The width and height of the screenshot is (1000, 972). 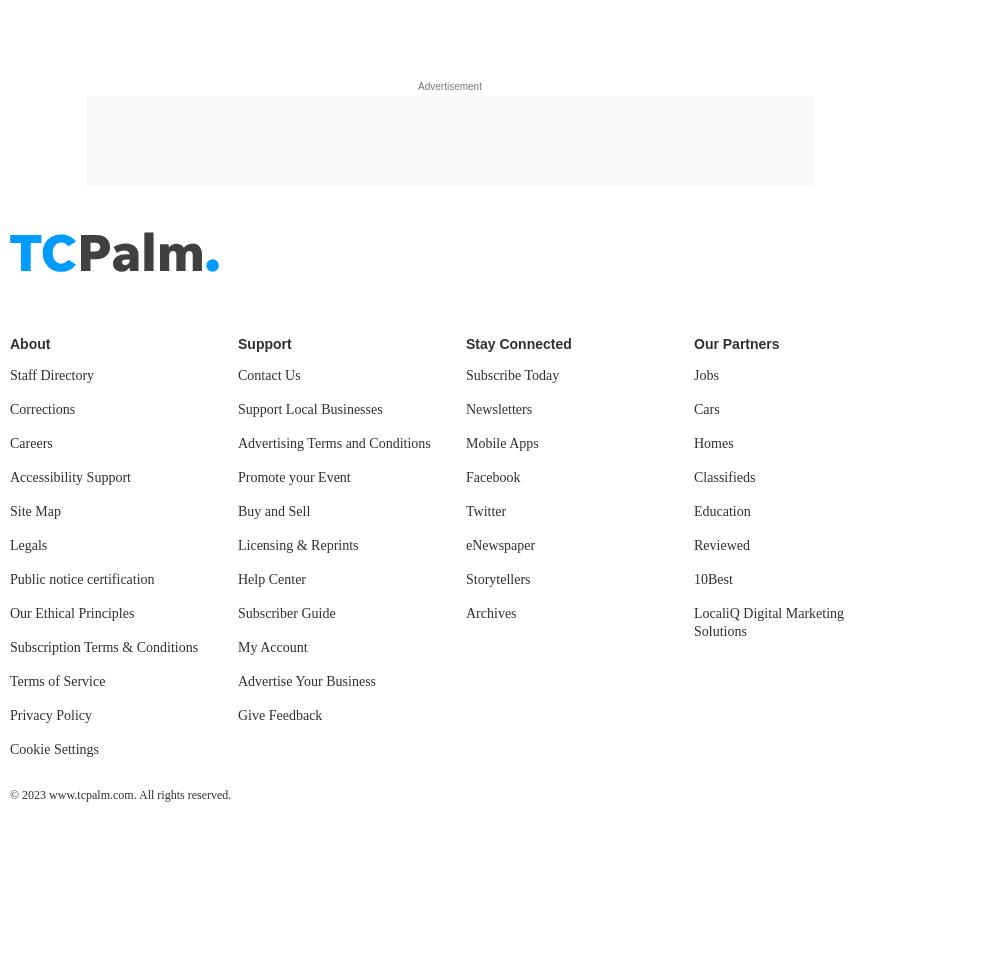 What do you see at coordinates (307, 120) in the screenshot?
I see `'Advertise Your Business'` at bounding box center [307, 120].